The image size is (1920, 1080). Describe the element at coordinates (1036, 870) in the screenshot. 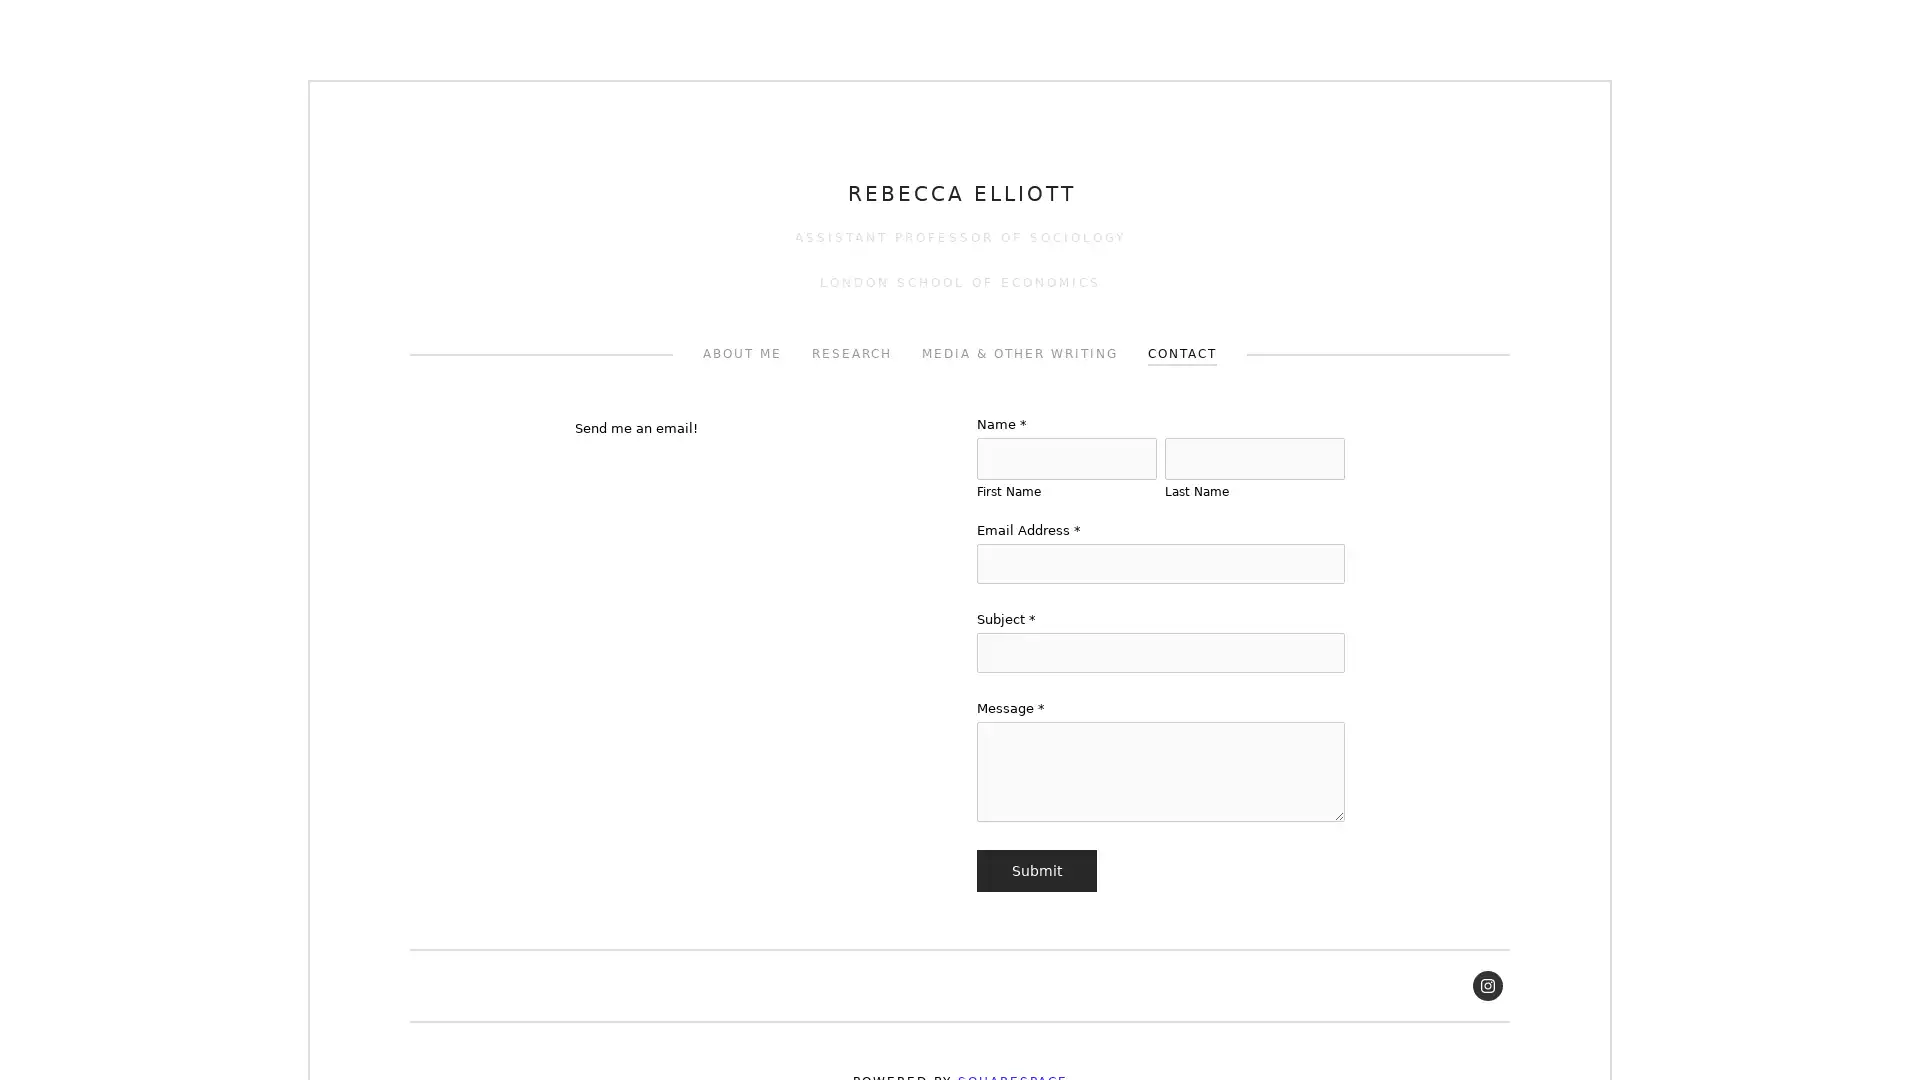

I see `Submit` at that location.